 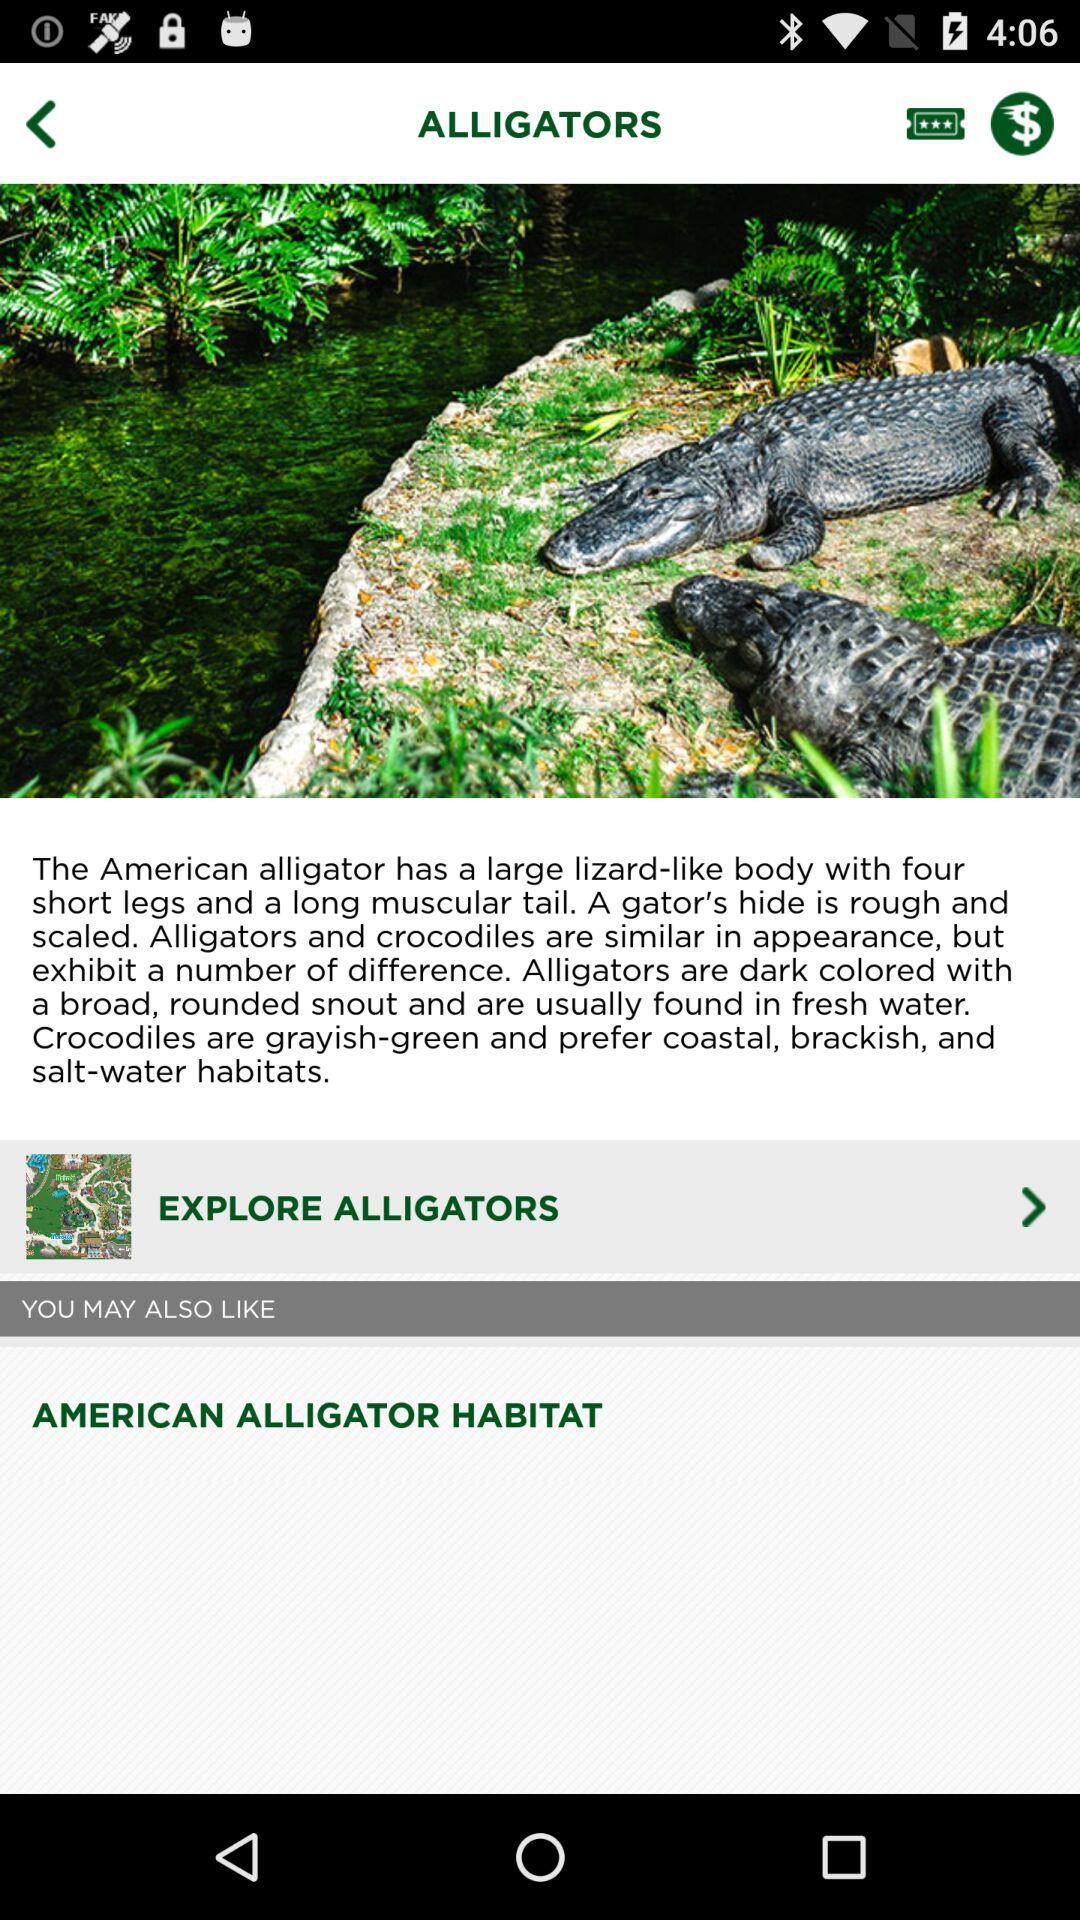 What do you see at coordinates (54, 122) in the screenshot?
I see `go back` at bounding box center [54, 122].